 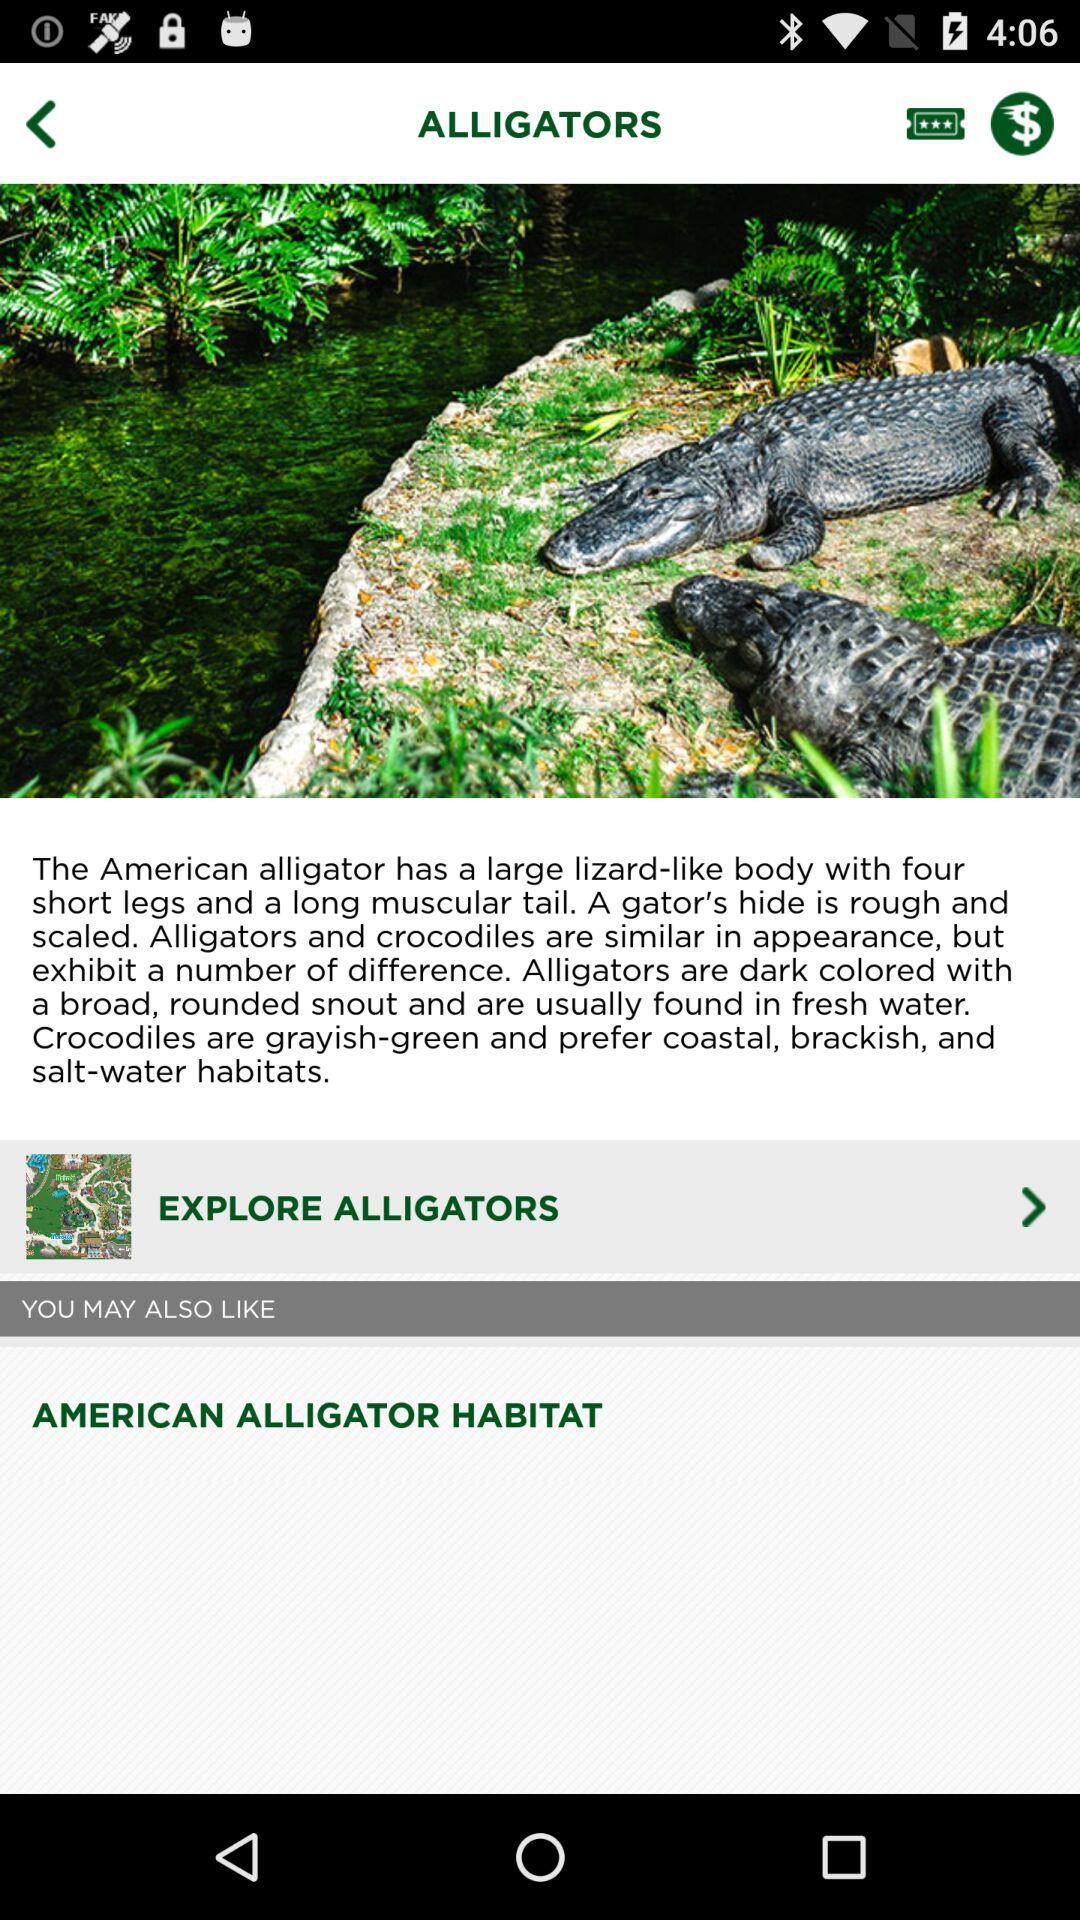 What do you see at coordinates (54, 122) in the screenshot?
I see `go back` at bounding box center [54, 122].